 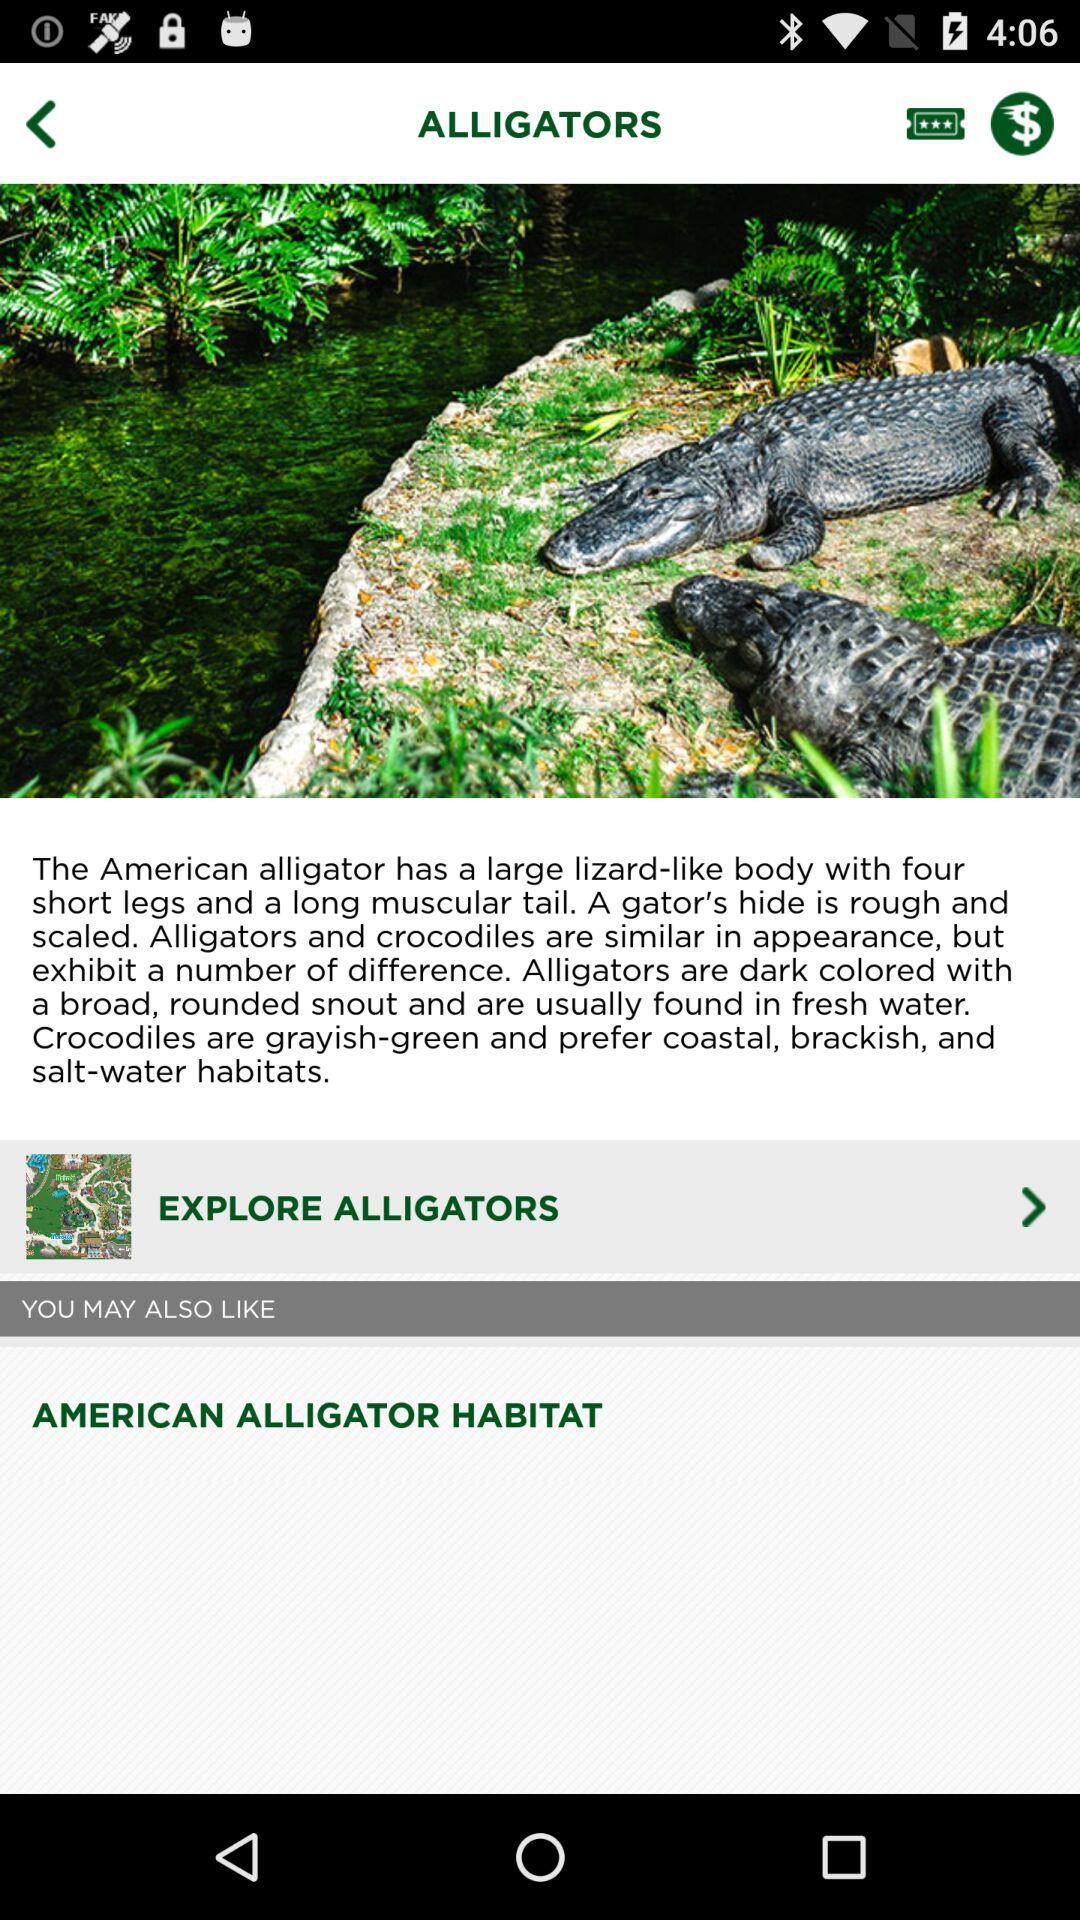 What do you see at coordinates (54, 122) in the screenshot?
I see `go back` at bounding box center [54, 122].